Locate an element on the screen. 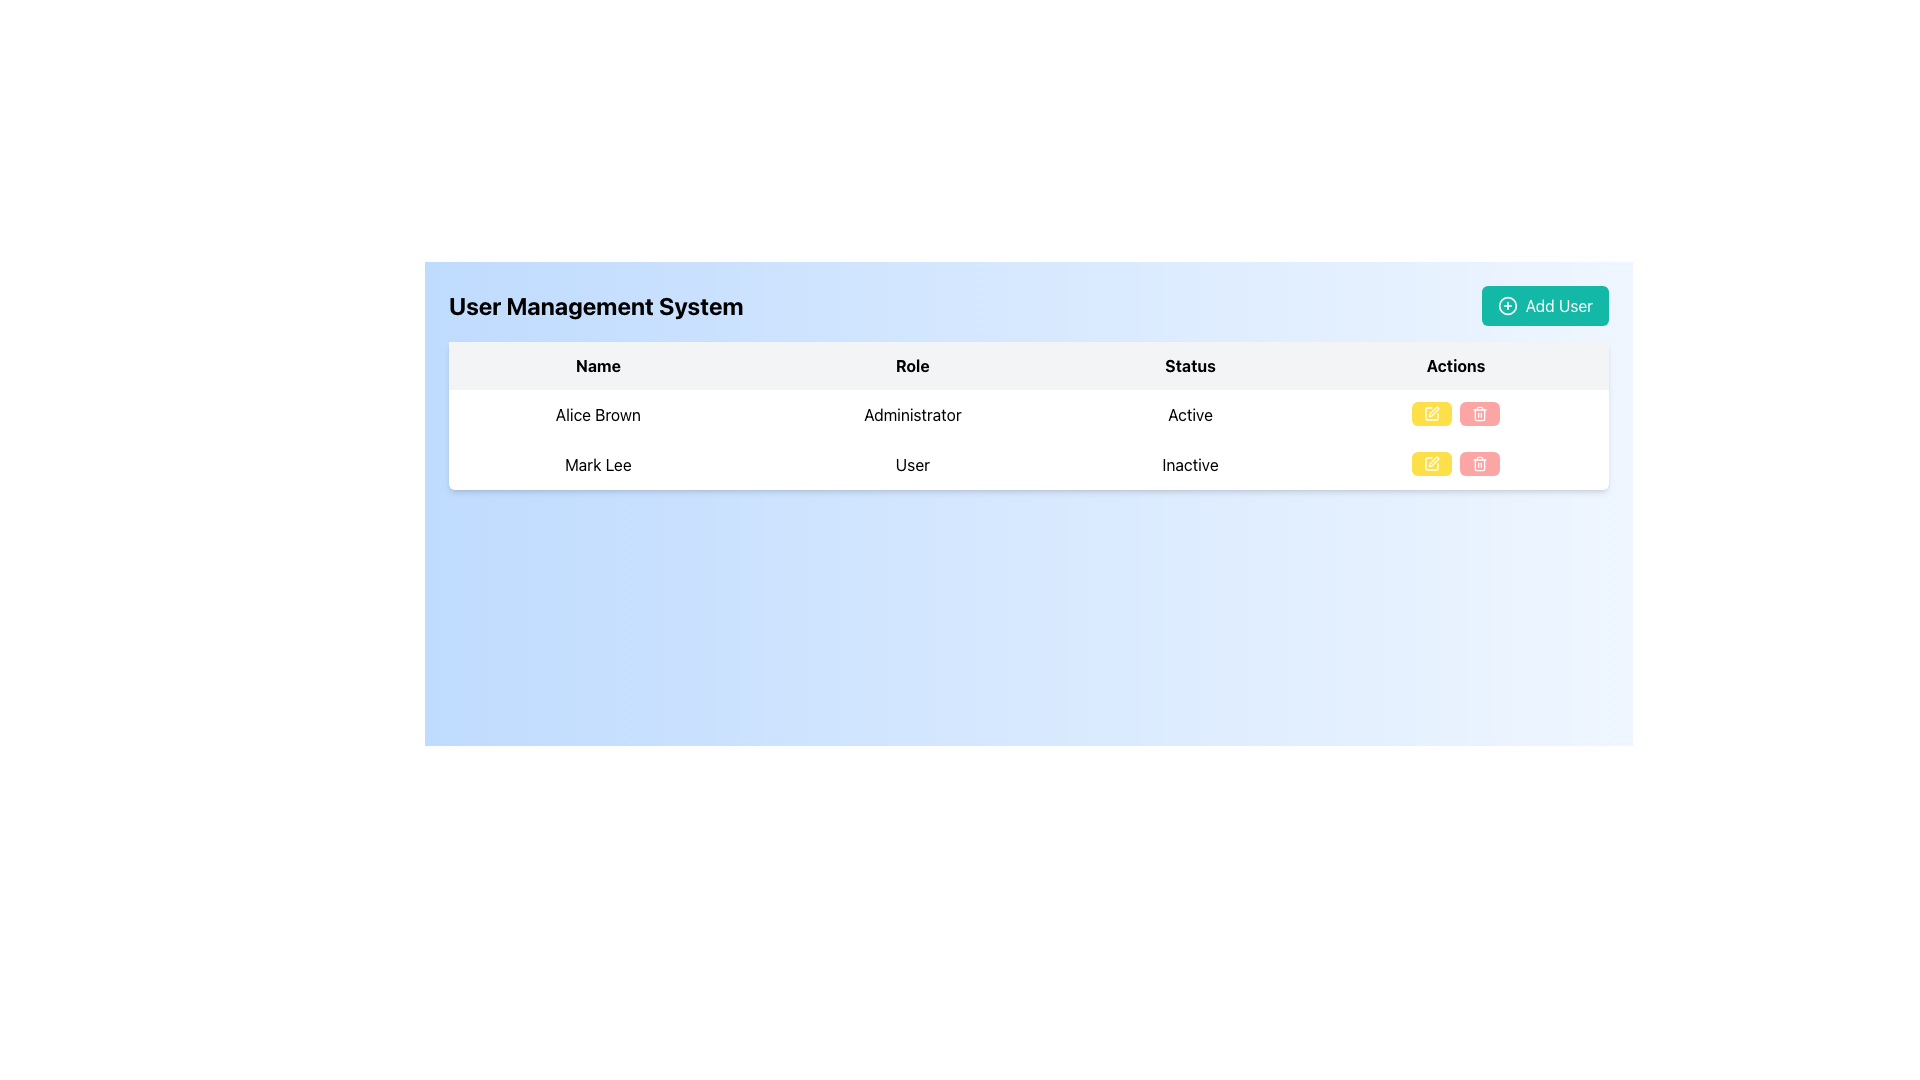  the edit button located in the 'Actions' column of the first row in the table is located at coordinates (1430, 412).